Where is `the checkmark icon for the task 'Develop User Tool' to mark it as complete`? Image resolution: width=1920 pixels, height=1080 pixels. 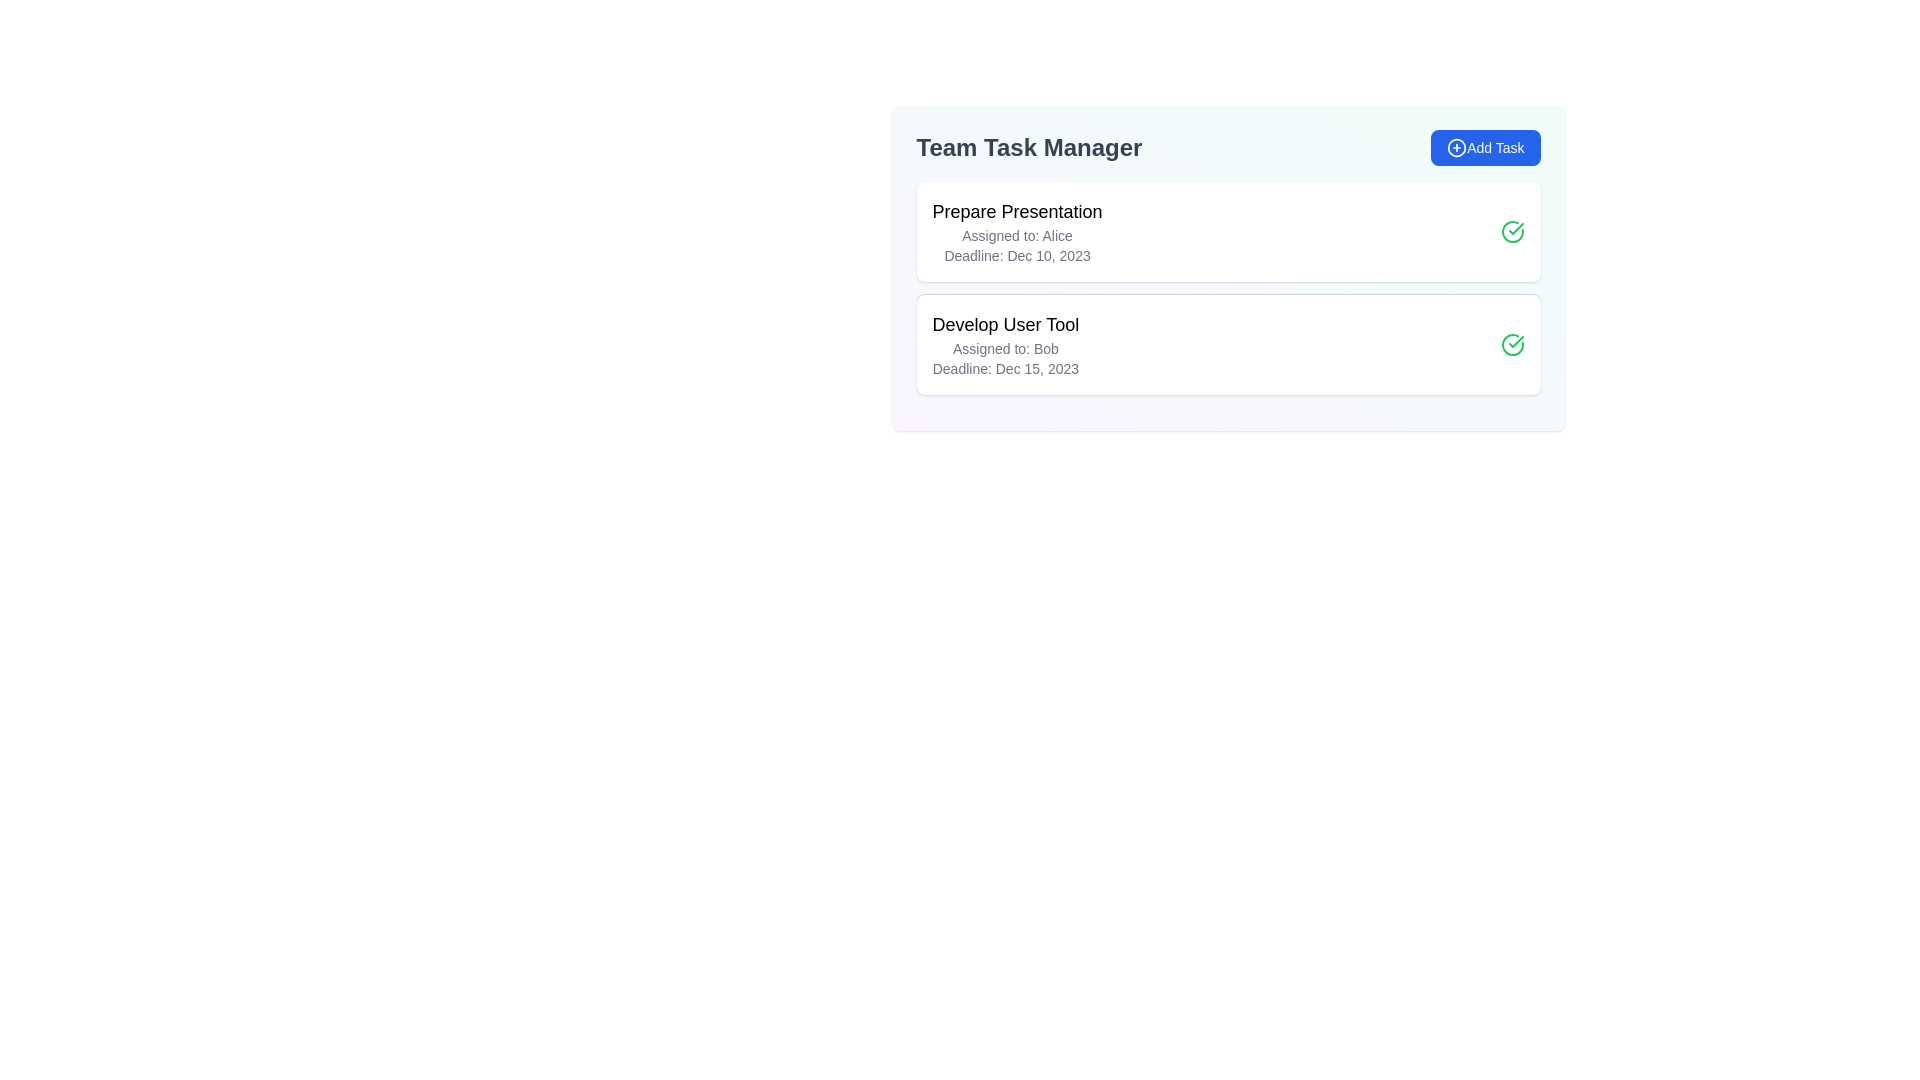 the checkmark icon for the task 'Develop User Tool' to mark it as complete is located at coordinates (1512, 343).